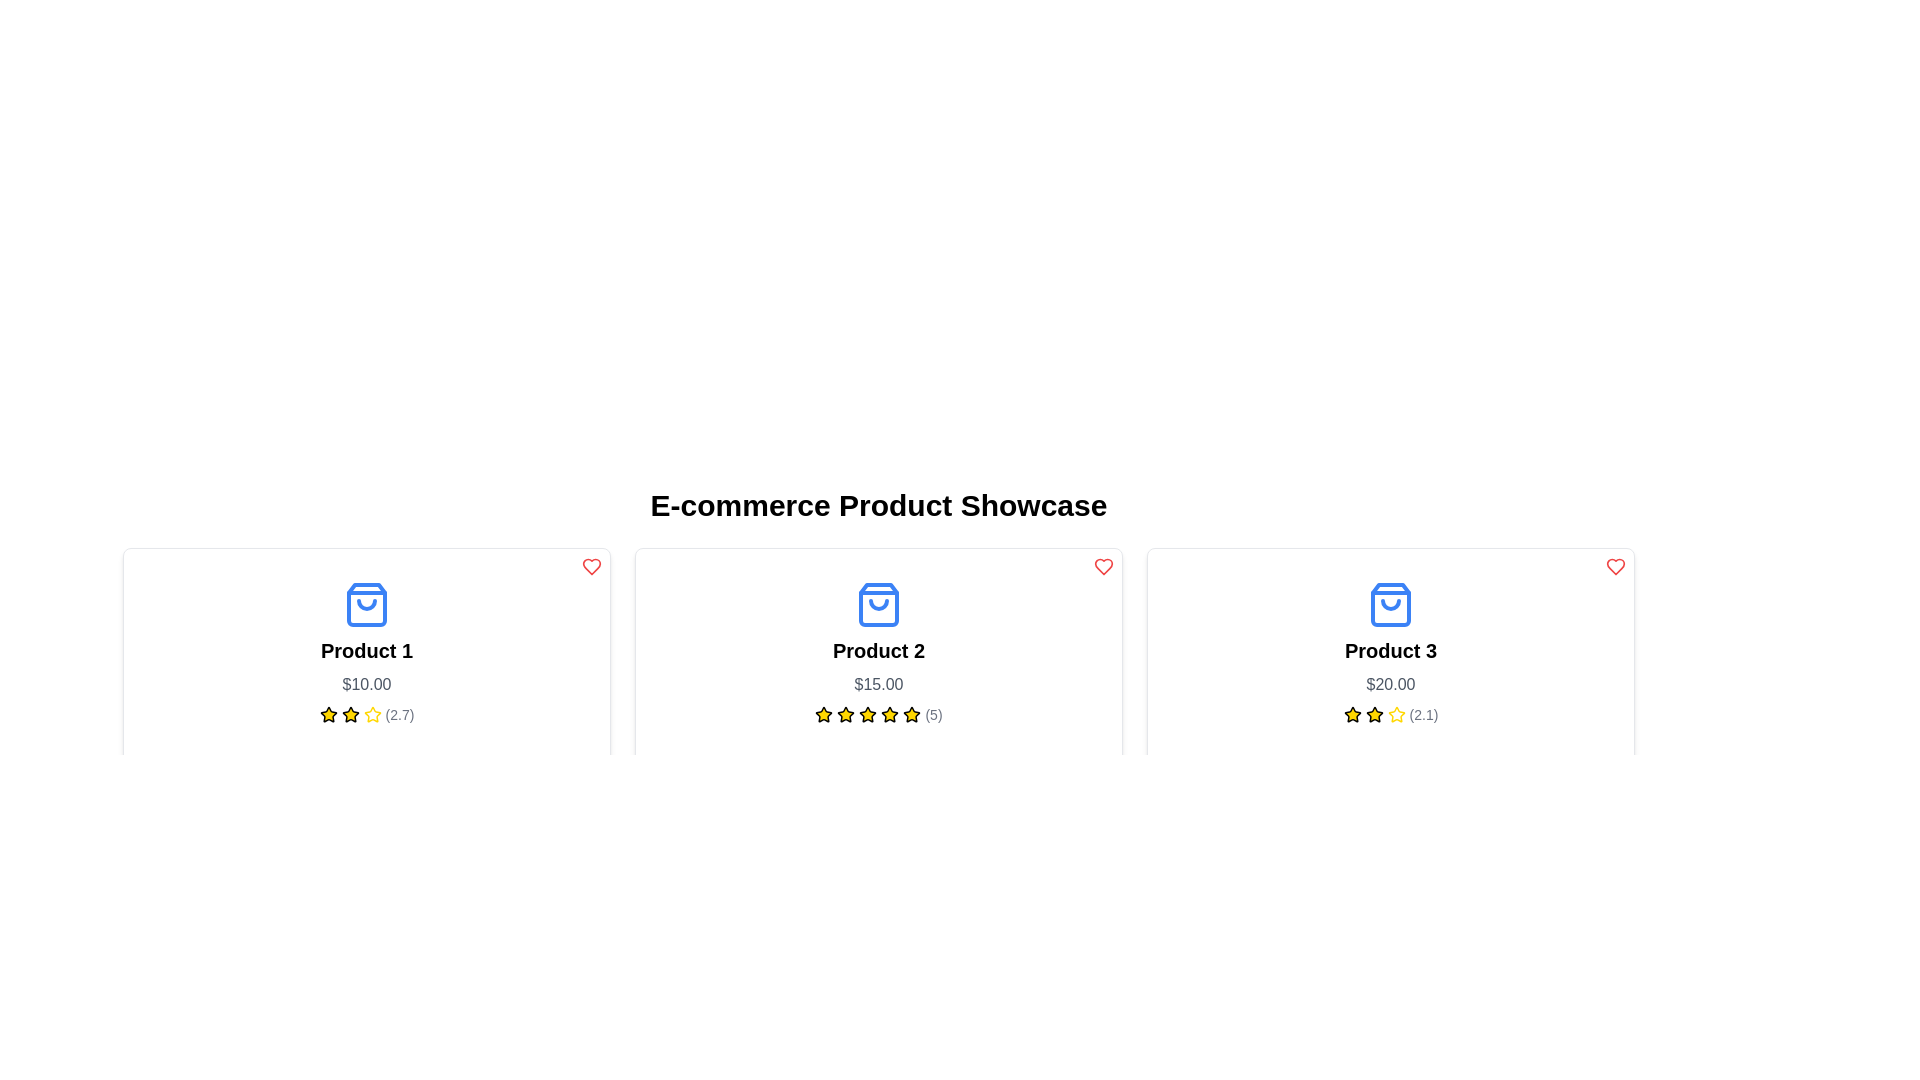  What do you see at coordinates (1373, 713) in the screenshot?
I see `the gold-filled star icon representing the rating for 'Product 3'` at bounding box center [1373, 713].